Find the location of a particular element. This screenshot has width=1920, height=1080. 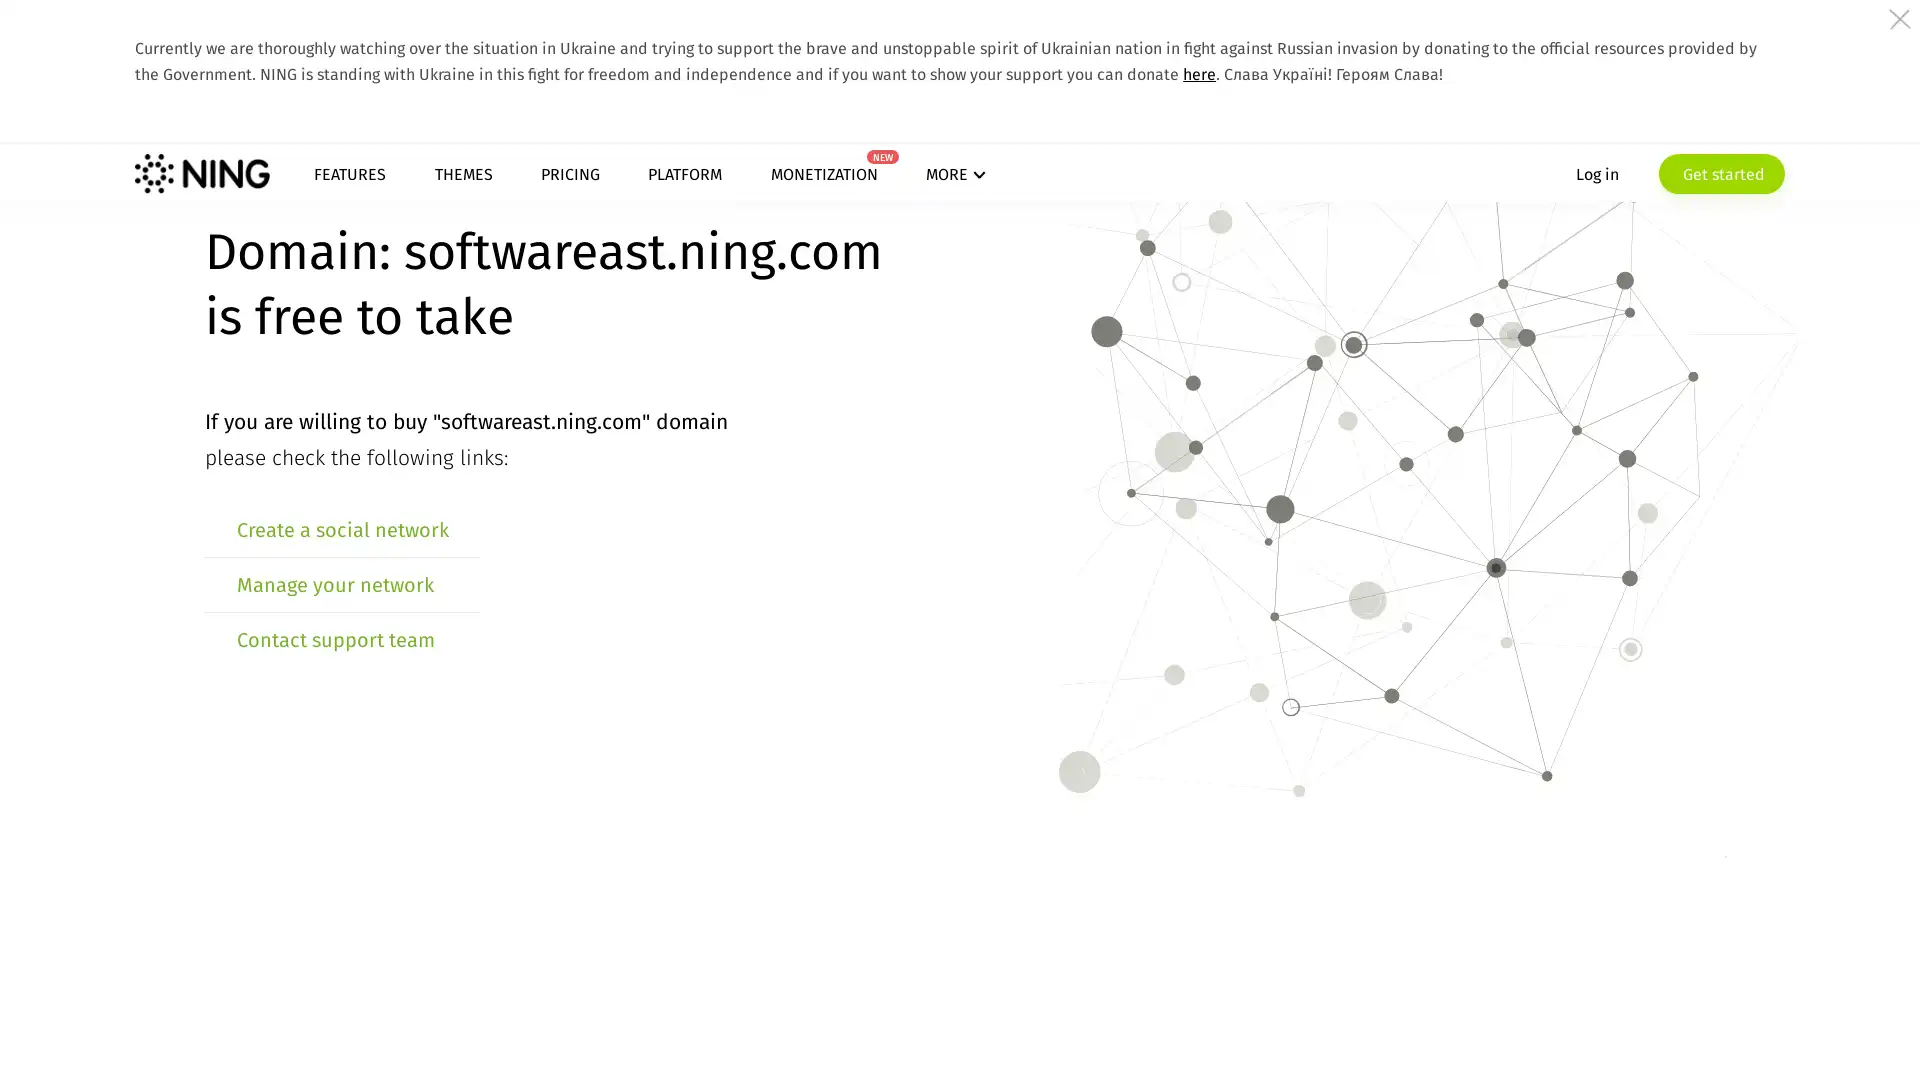

Log in is located at coordinates (1411, 204).